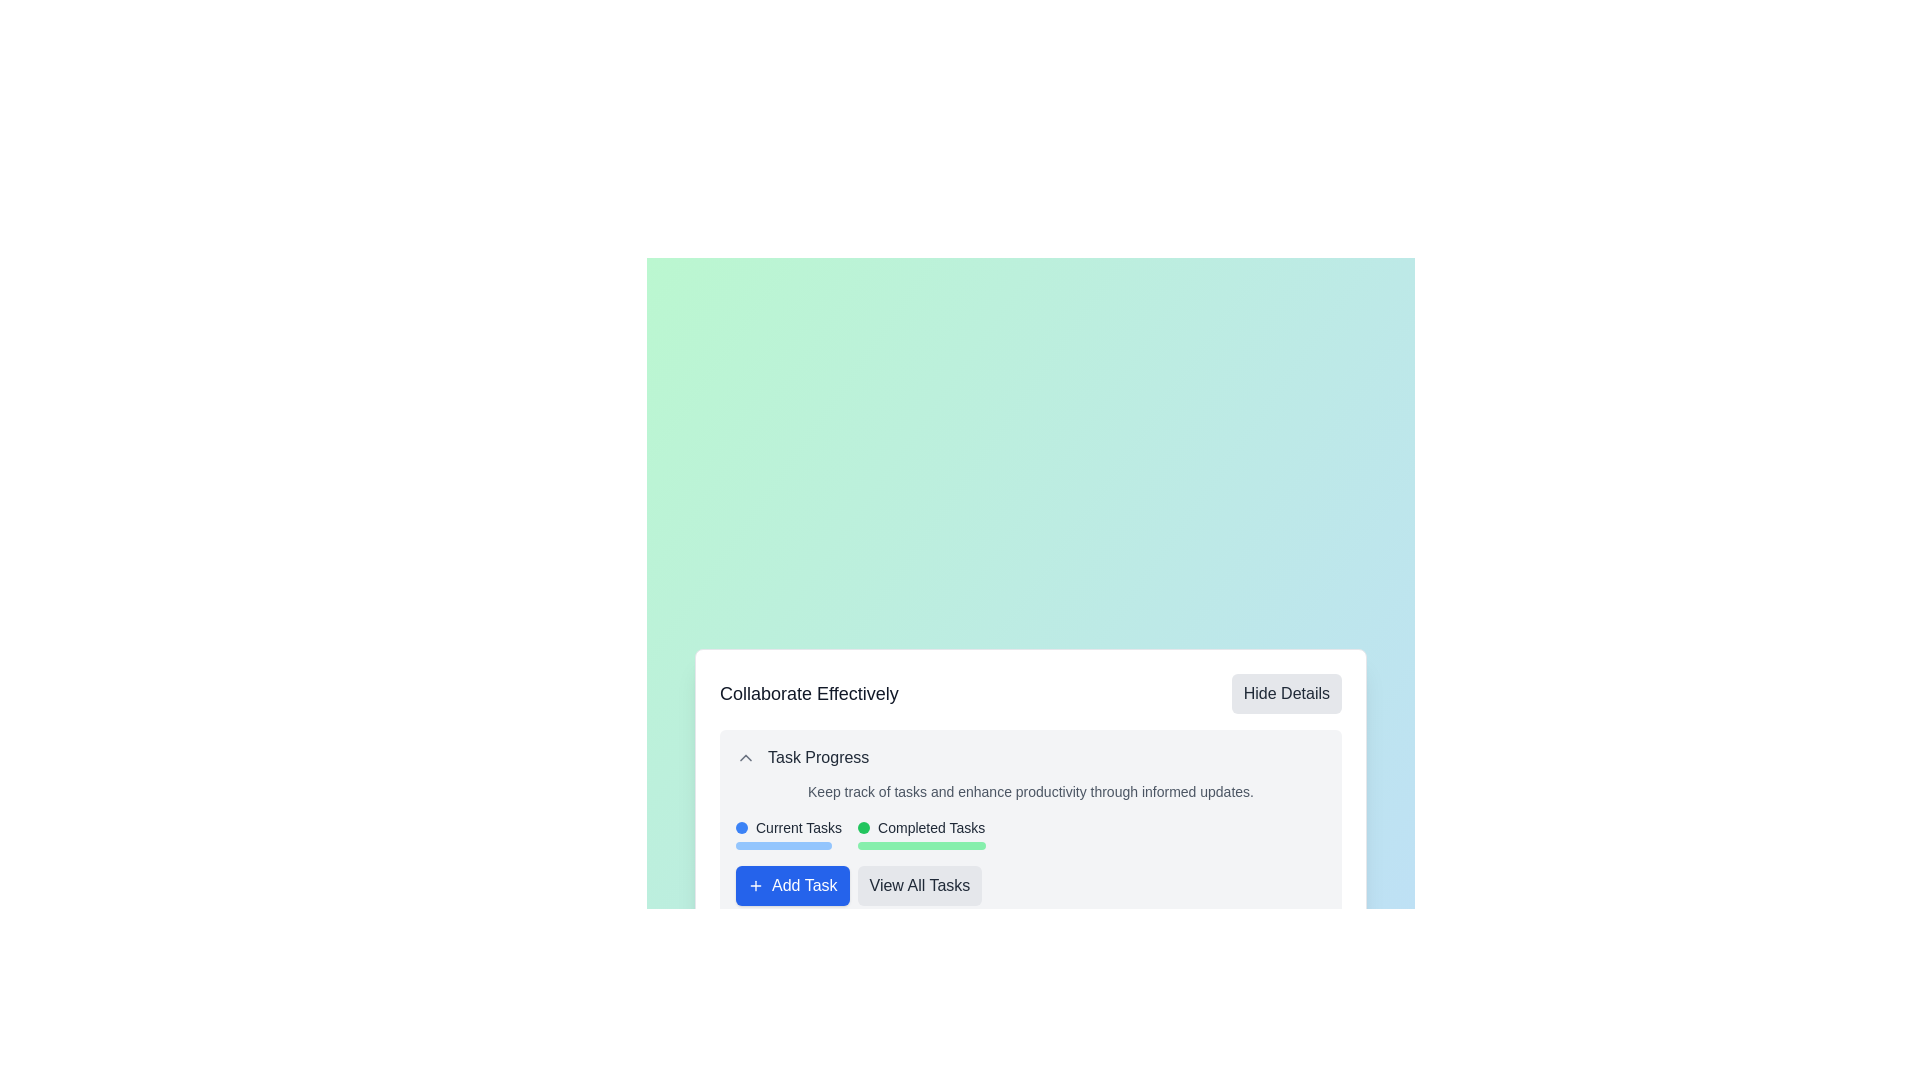  Describe the element at coordinates (809, 693) in the screenshot. I see `the Text Label that serves as a title or heading, positioned to the left of the 'Hide Details' element` at that location.